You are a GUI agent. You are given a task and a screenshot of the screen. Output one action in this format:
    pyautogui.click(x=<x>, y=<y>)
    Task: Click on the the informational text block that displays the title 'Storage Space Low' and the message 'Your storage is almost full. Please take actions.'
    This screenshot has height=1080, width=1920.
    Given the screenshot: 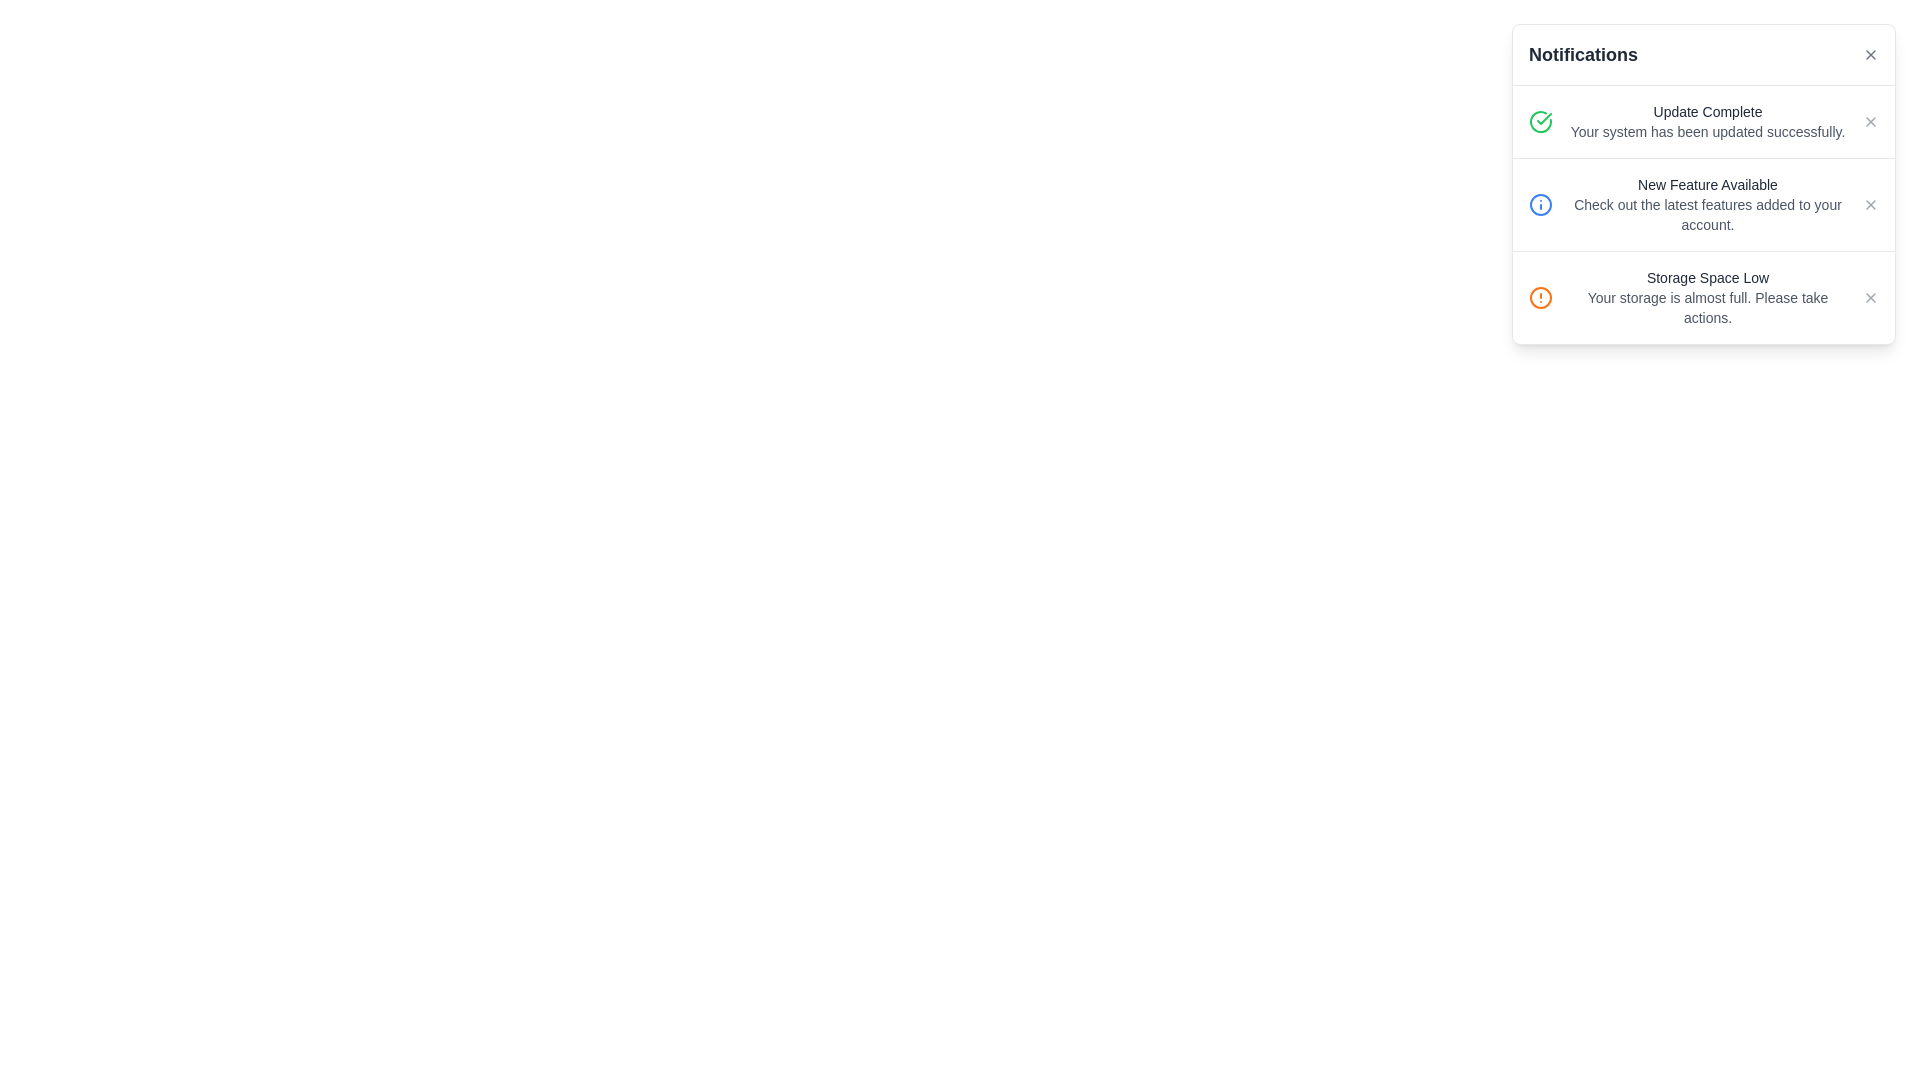 What is the action you would take?
    pyautogui.click(x=1707, y=297)
    